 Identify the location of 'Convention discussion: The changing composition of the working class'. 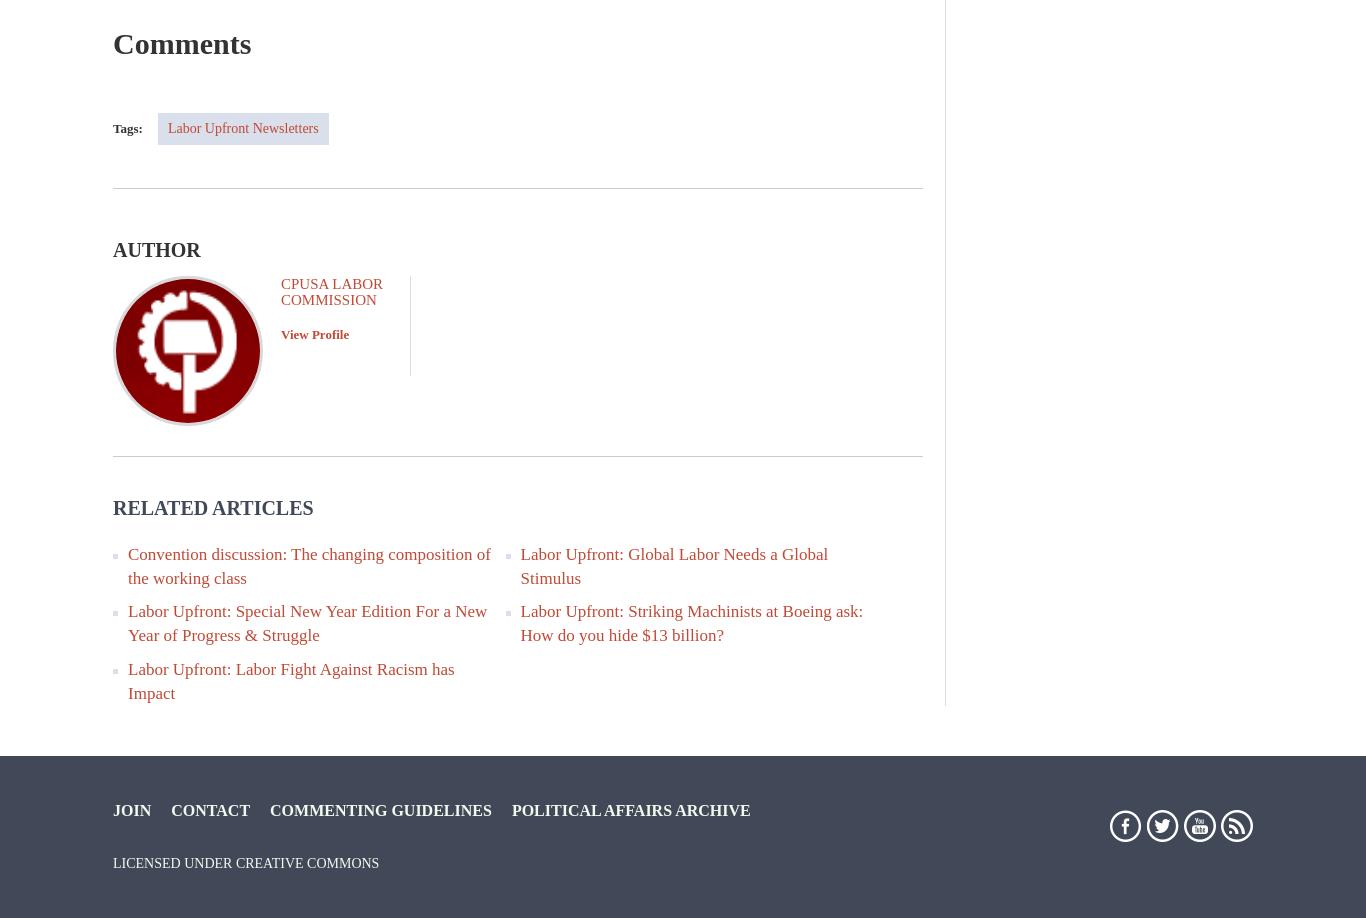
(308, 564).